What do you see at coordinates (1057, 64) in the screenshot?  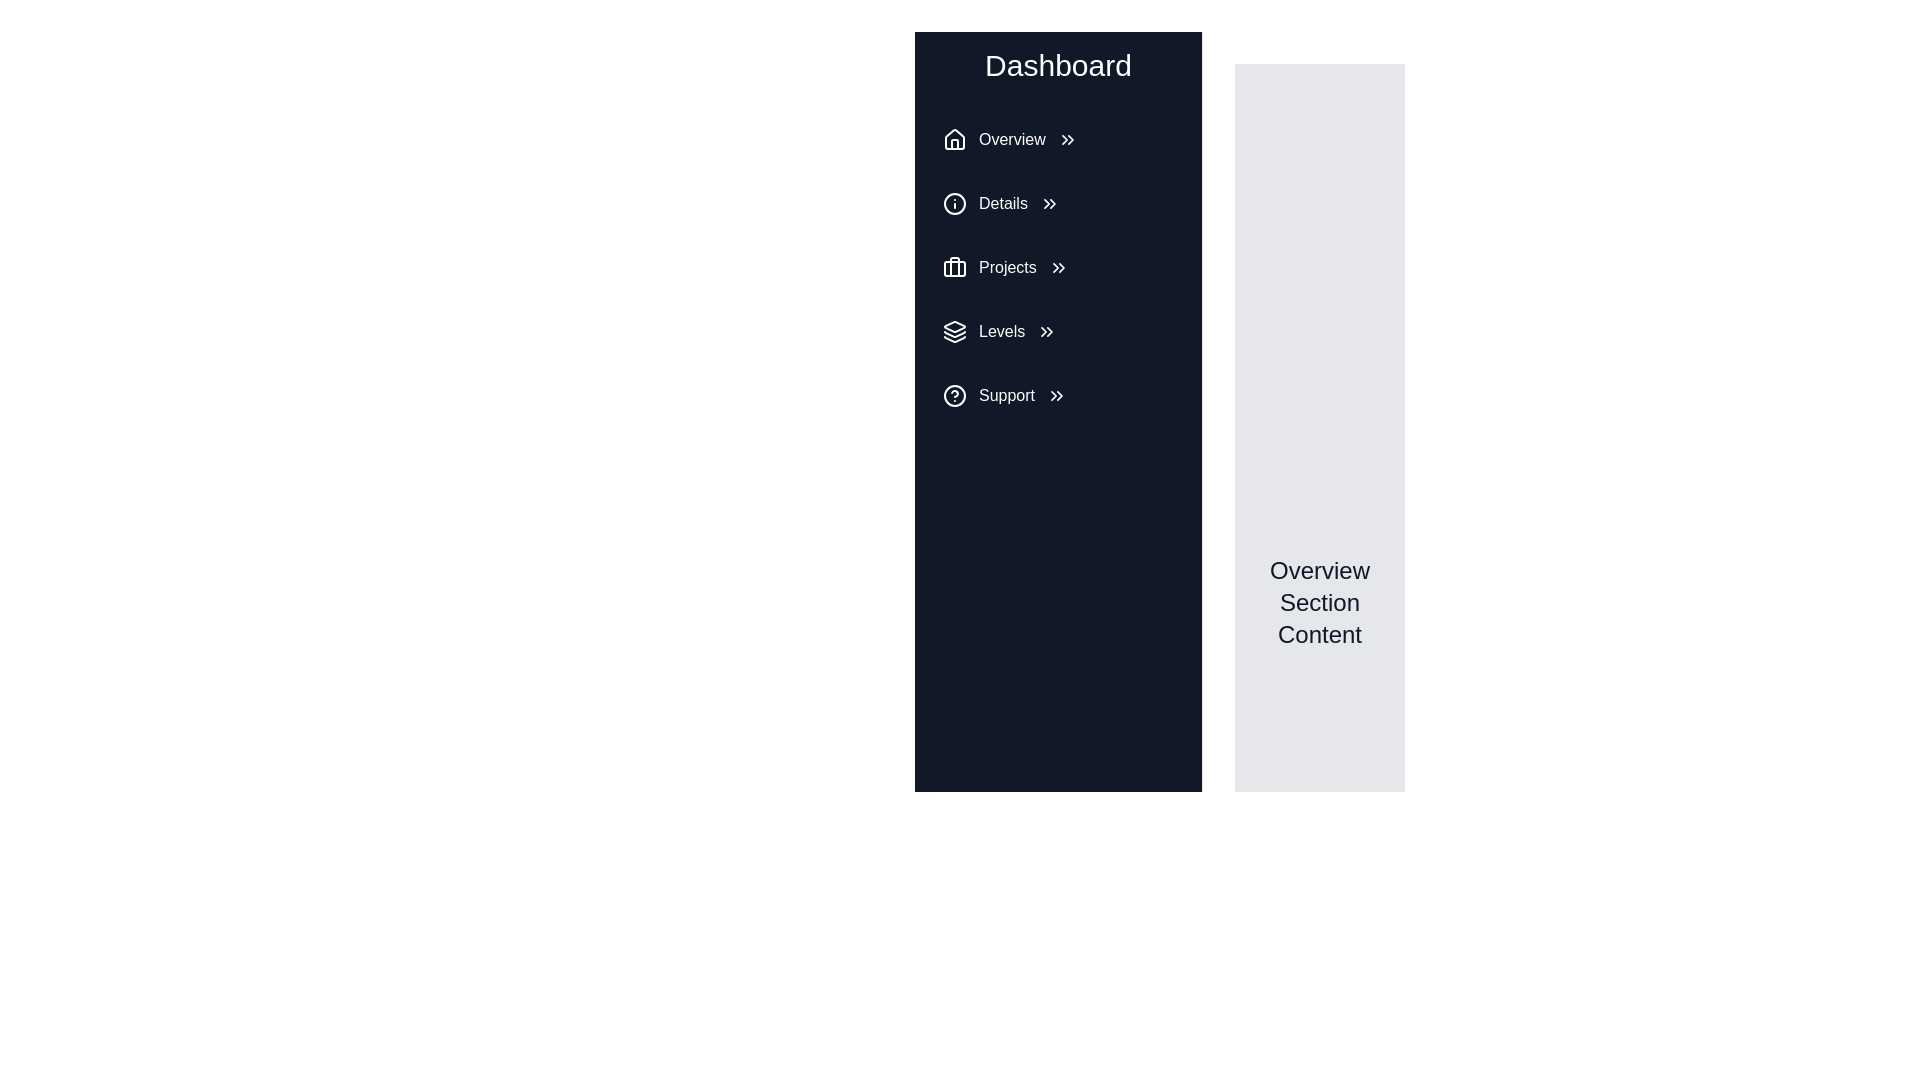 I see `the Static Text Header displaying 'Dashboard', which is a white text header located at the top of a dark sidebar` at bounding box center [1057, 64].